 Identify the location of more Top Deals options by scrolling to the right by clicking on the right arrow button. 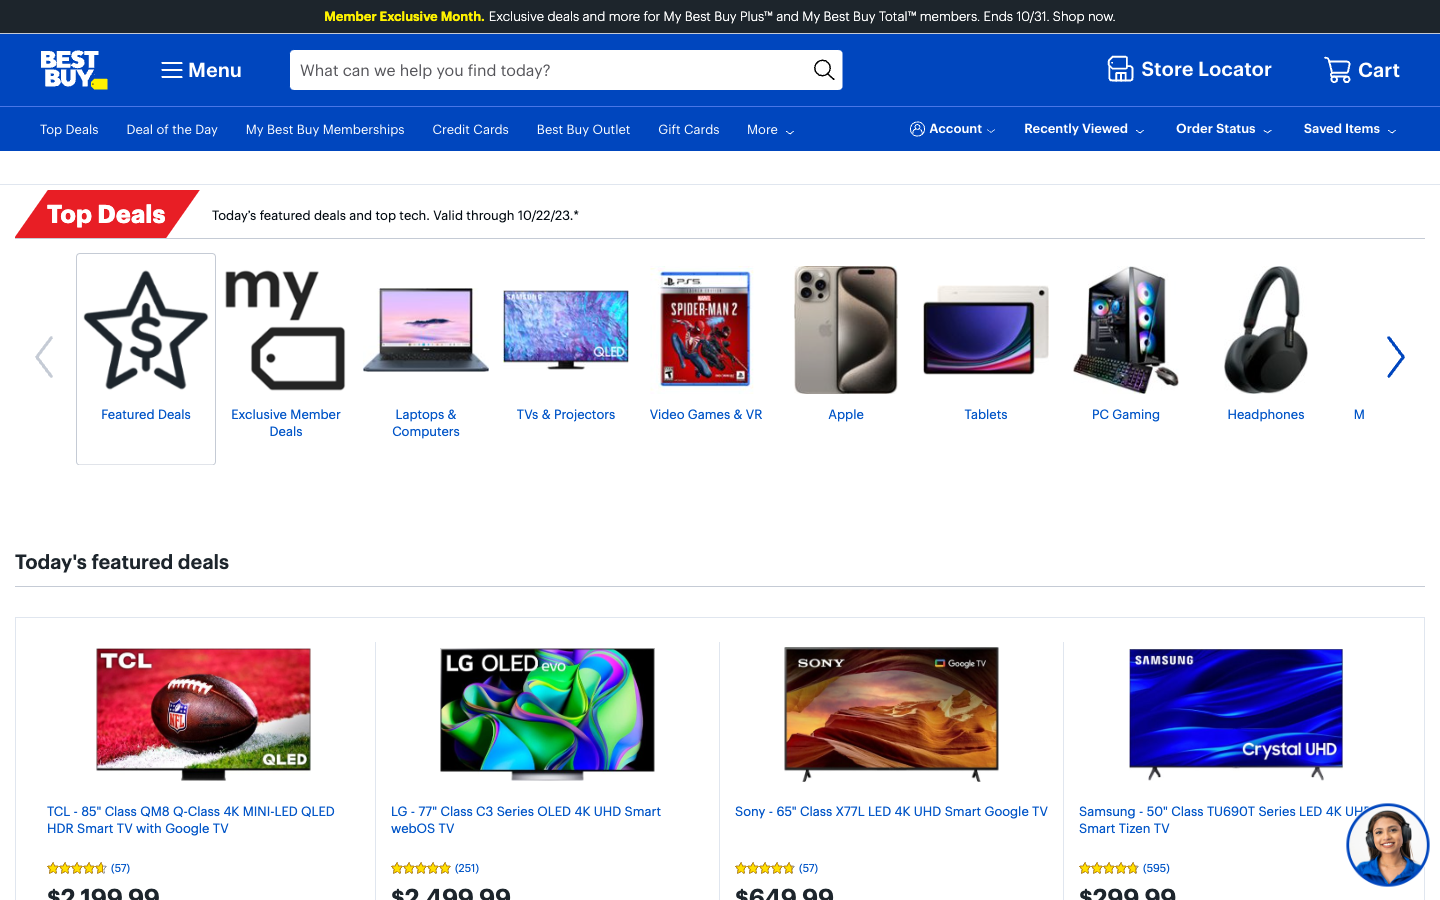
(1395, 359).